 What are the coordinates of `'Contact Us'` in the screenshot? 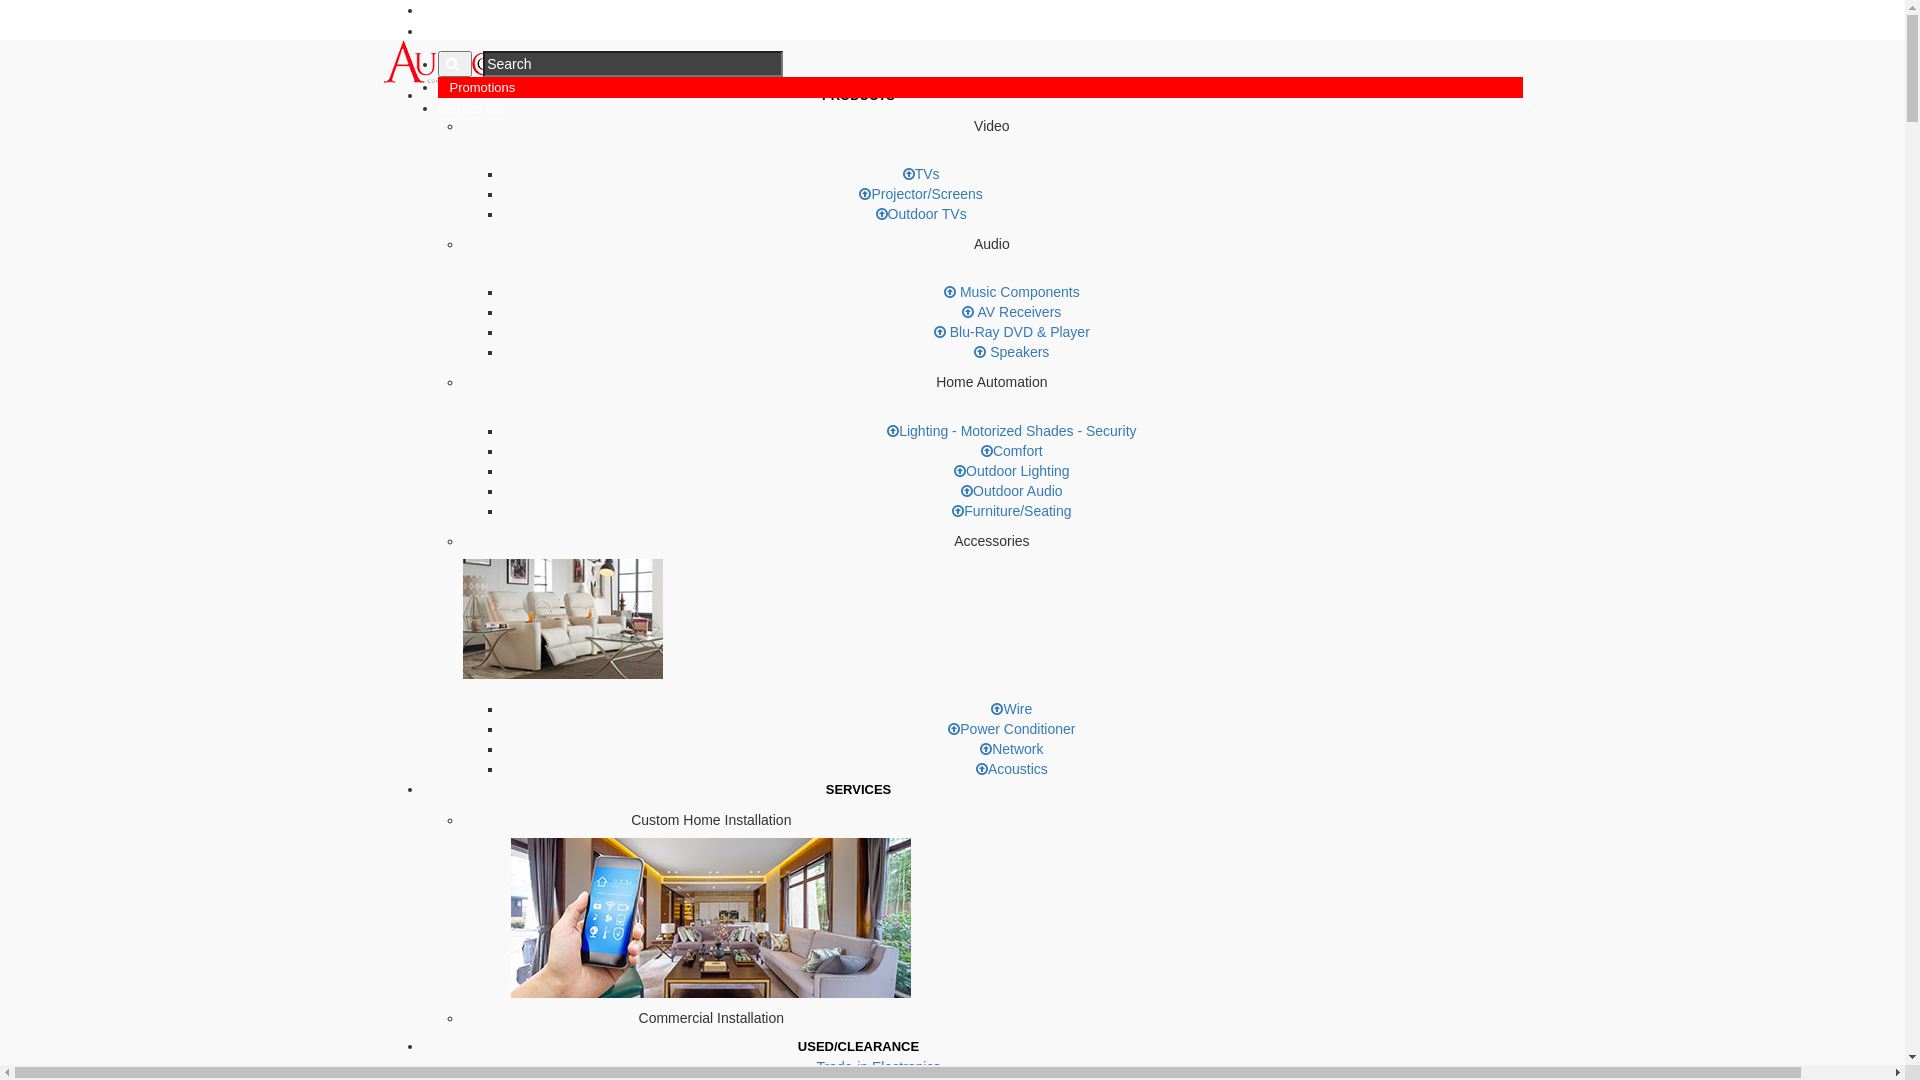 It's located at (469, 108).